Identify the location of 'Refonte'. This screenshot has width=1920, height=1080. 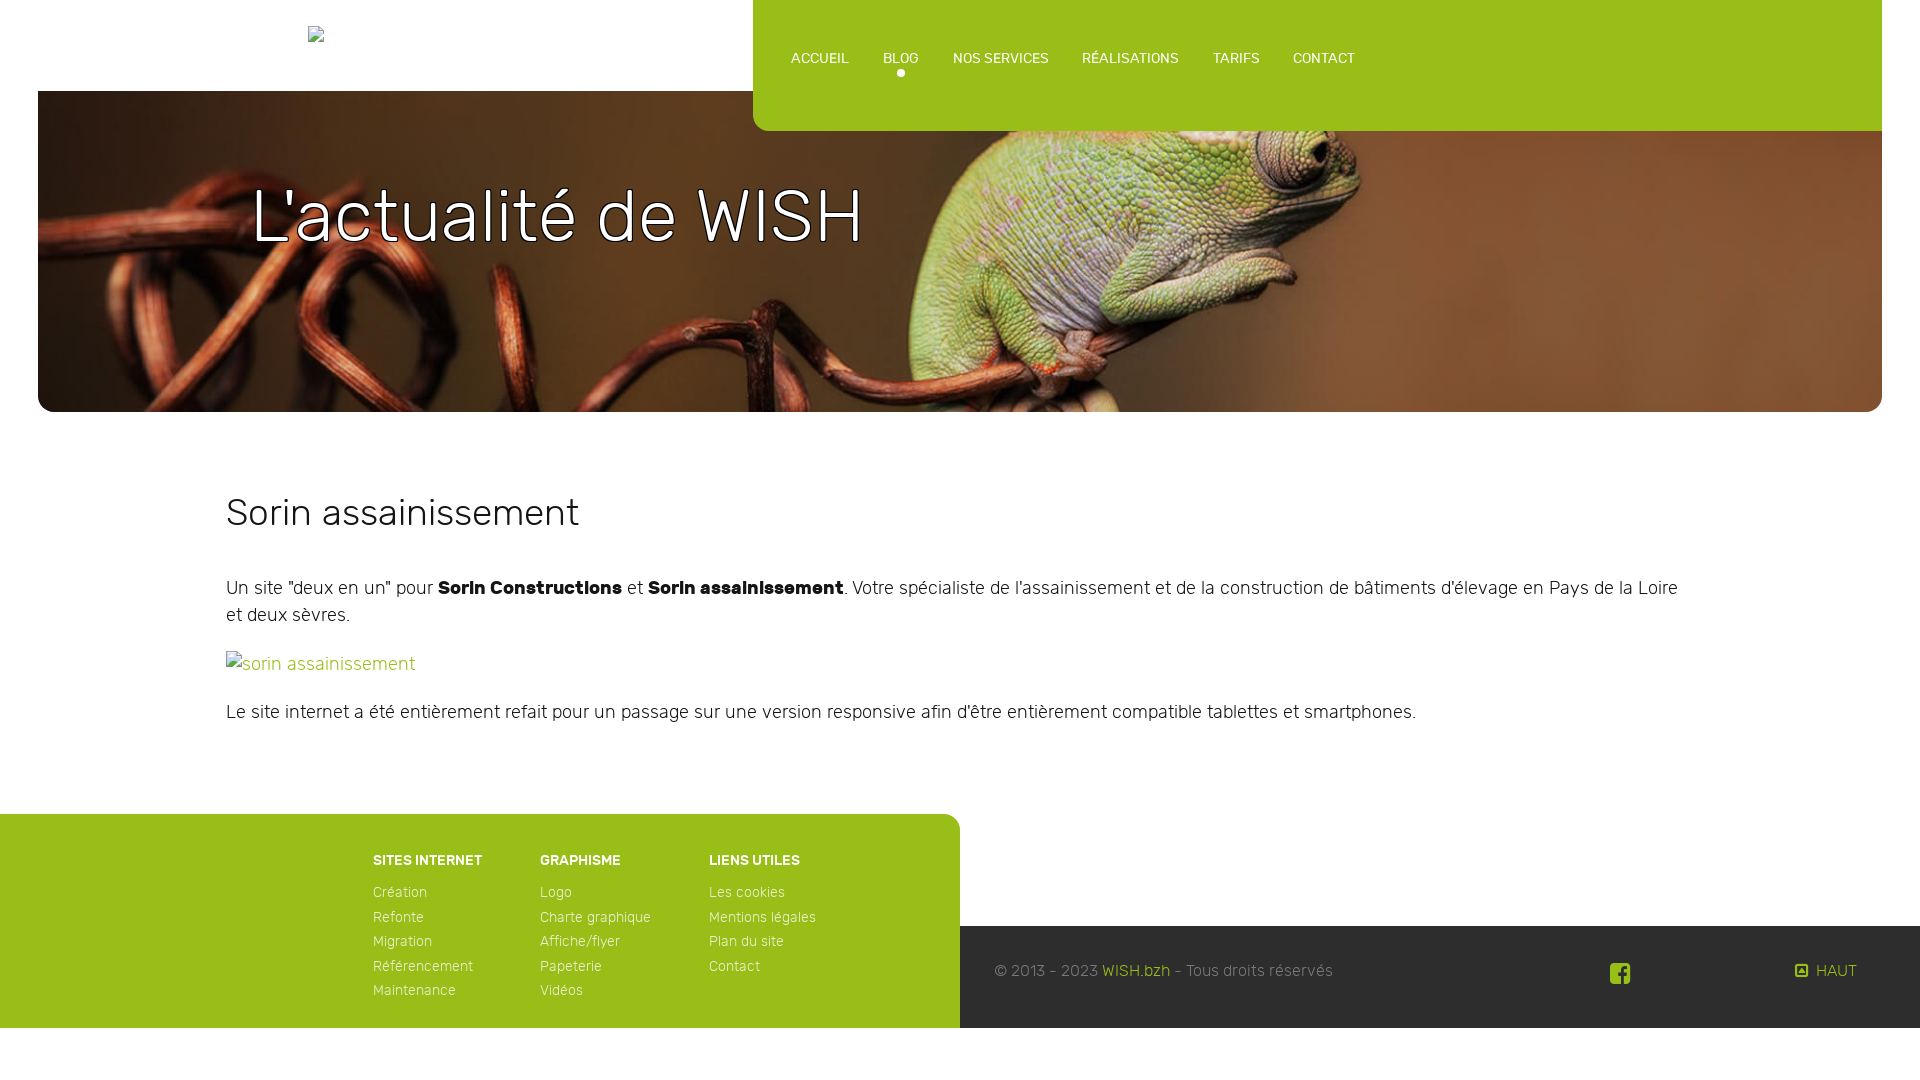
(398, 917).